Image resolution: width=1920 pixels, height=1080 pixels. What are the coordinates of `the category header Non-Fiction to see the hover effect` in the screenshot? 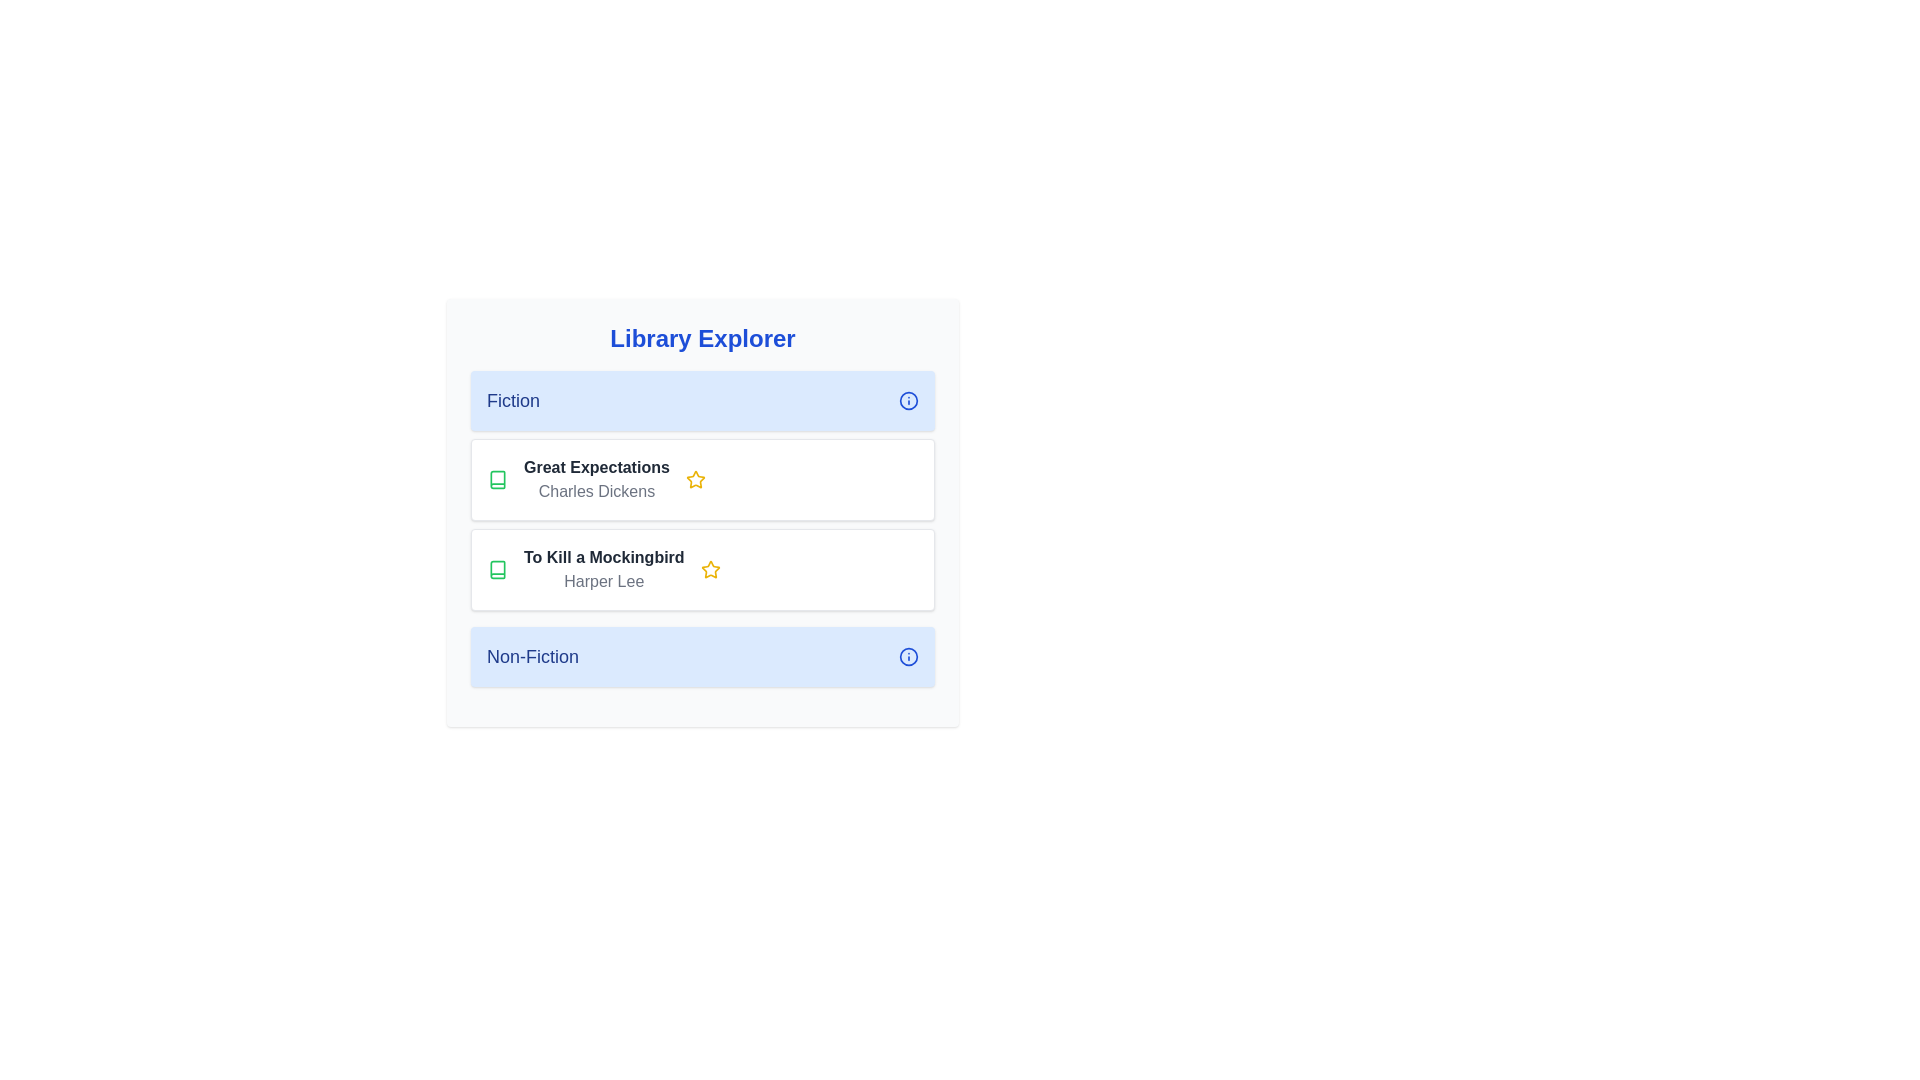 It's located at (702, 656).